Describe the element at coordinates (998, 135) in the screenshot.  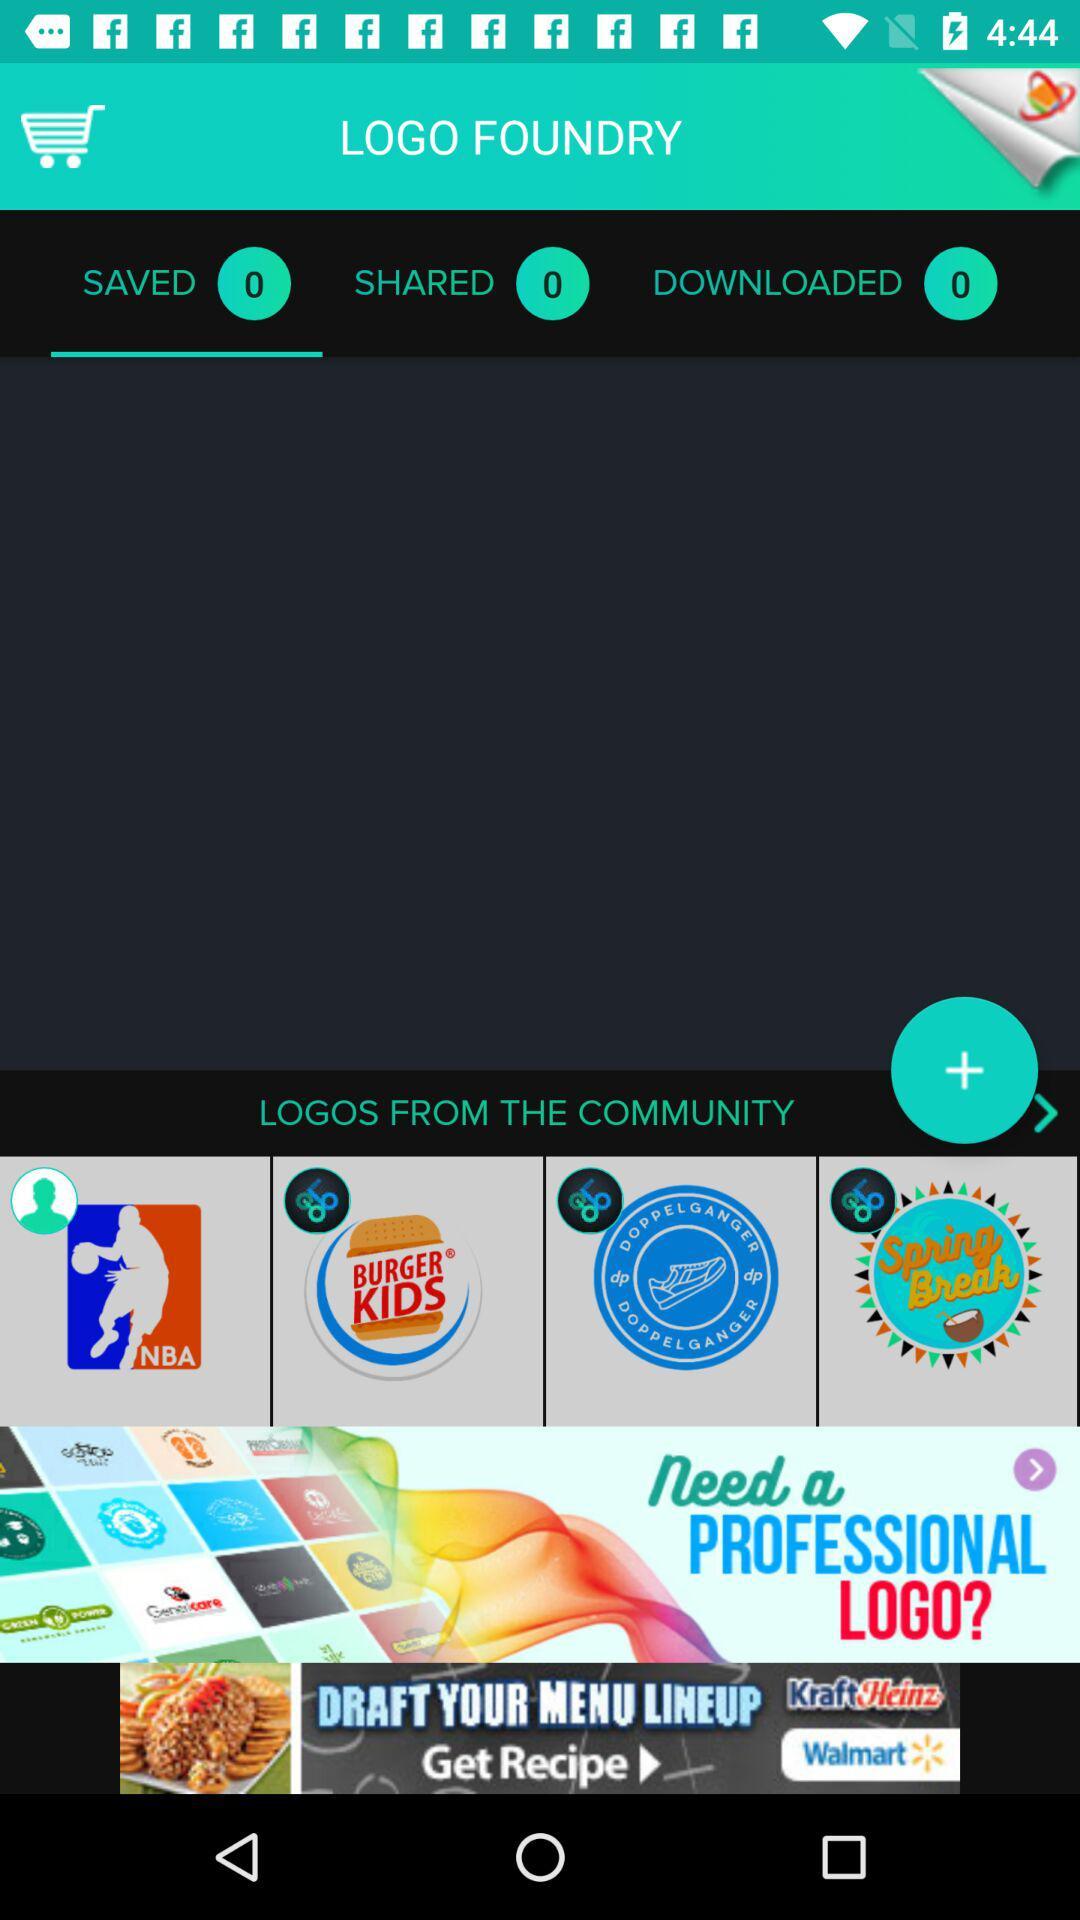
I see `back` at that location.